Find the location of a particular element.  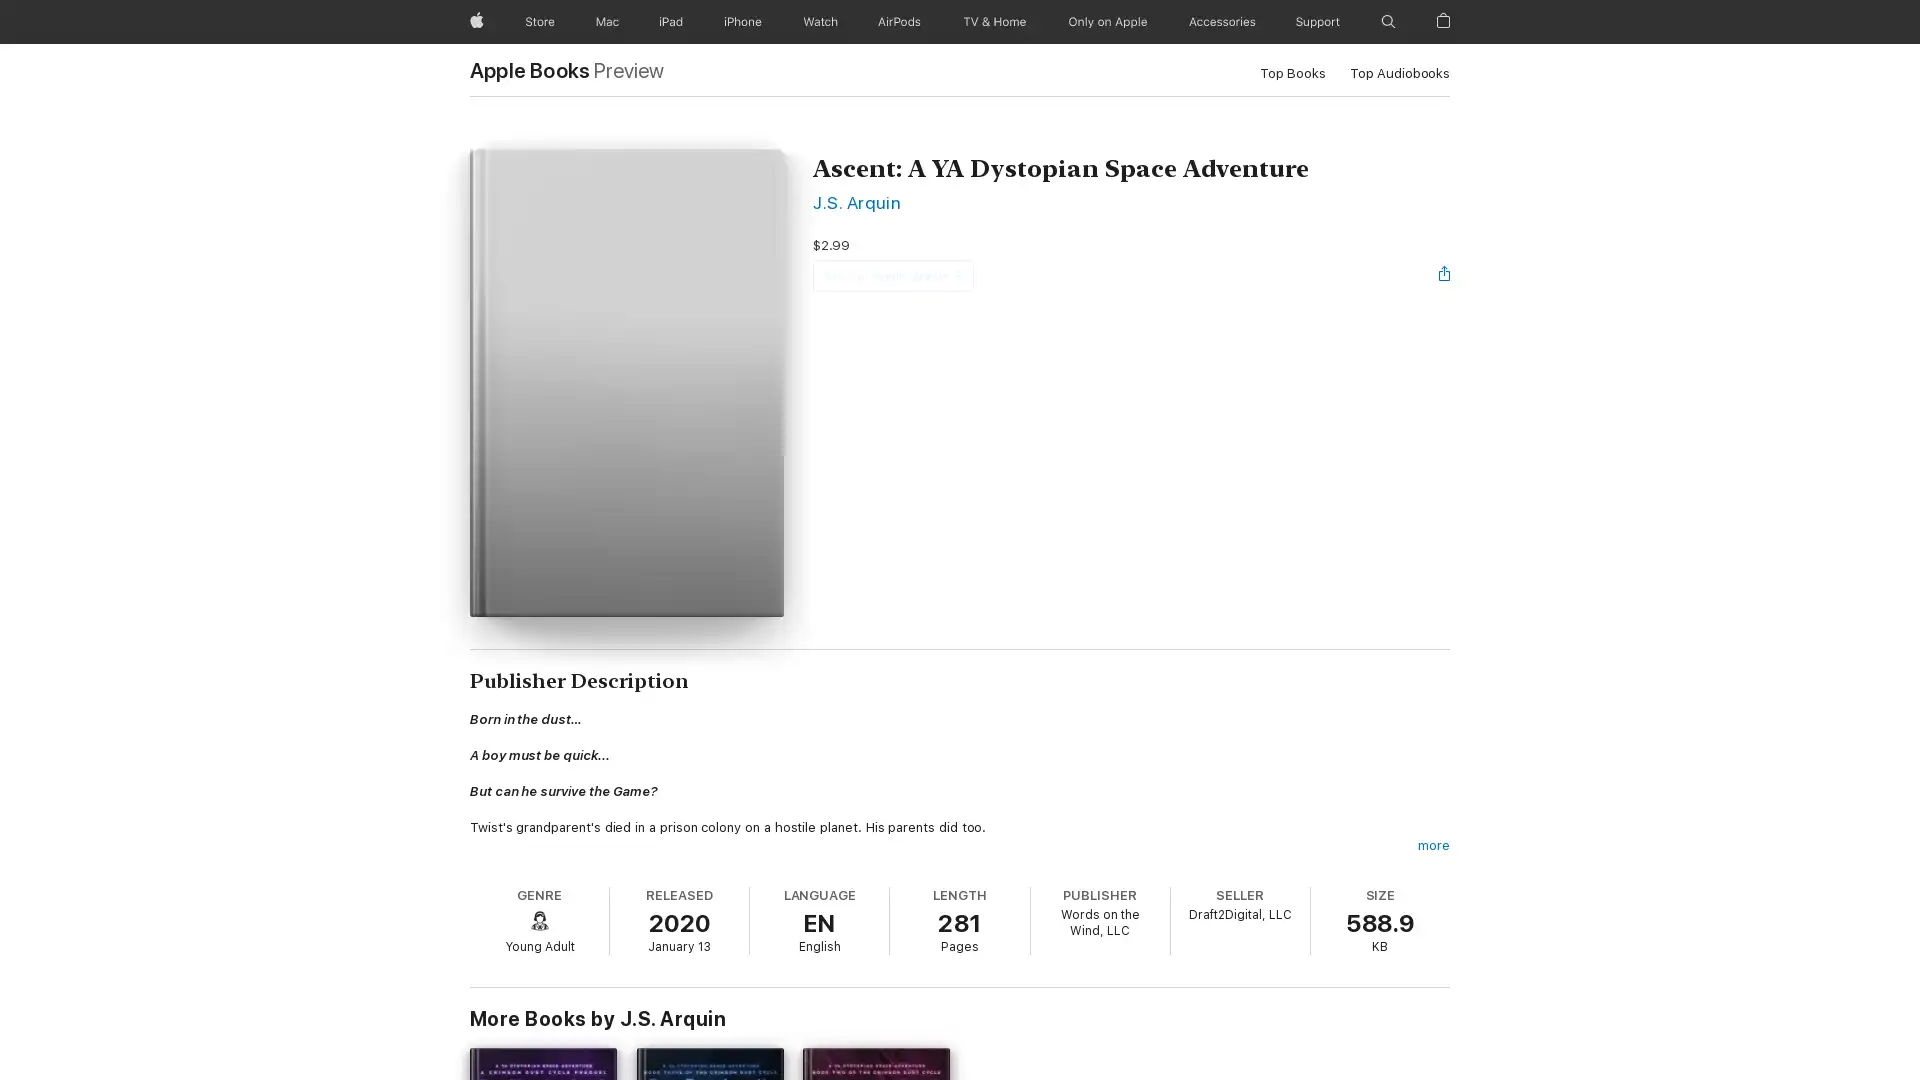

more is located at coordinates (1433, 845).